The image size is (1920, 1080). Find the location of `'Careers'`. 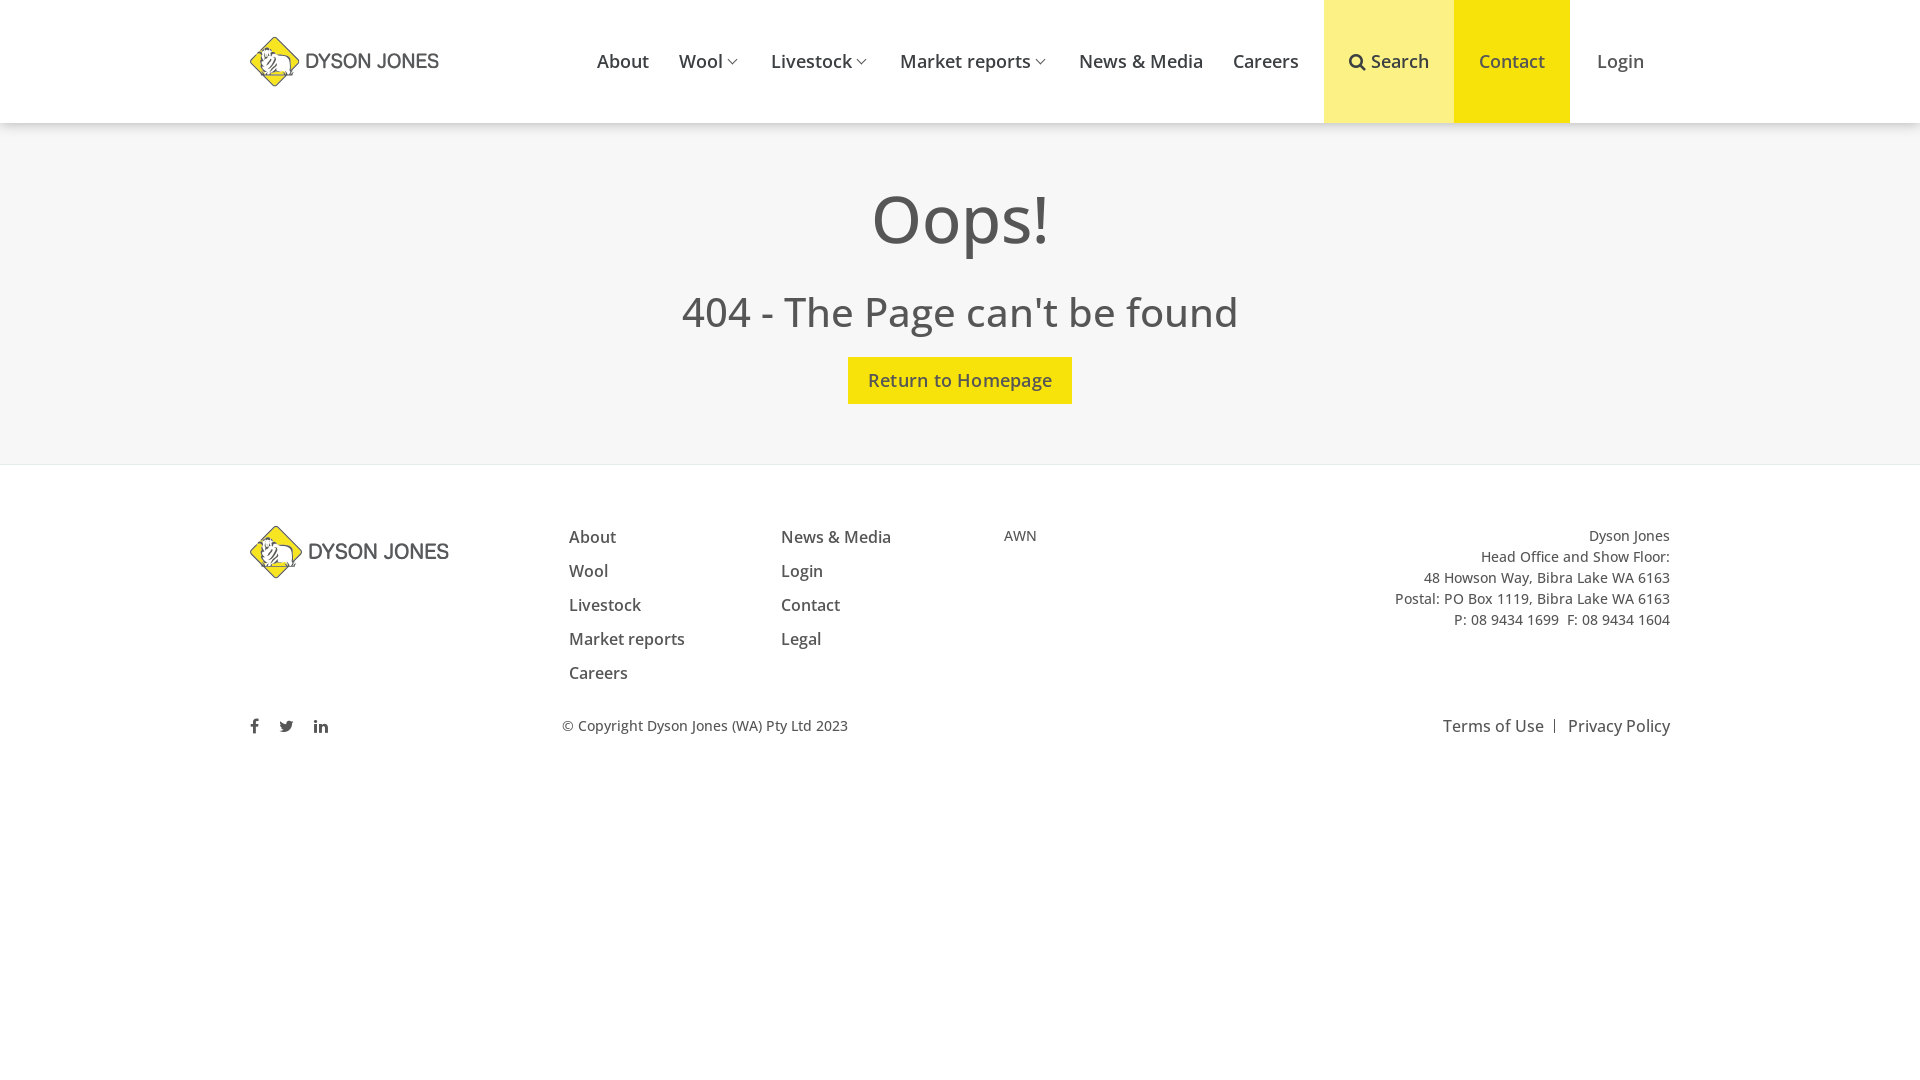

'Careers' is located at coordinates (568, 672).